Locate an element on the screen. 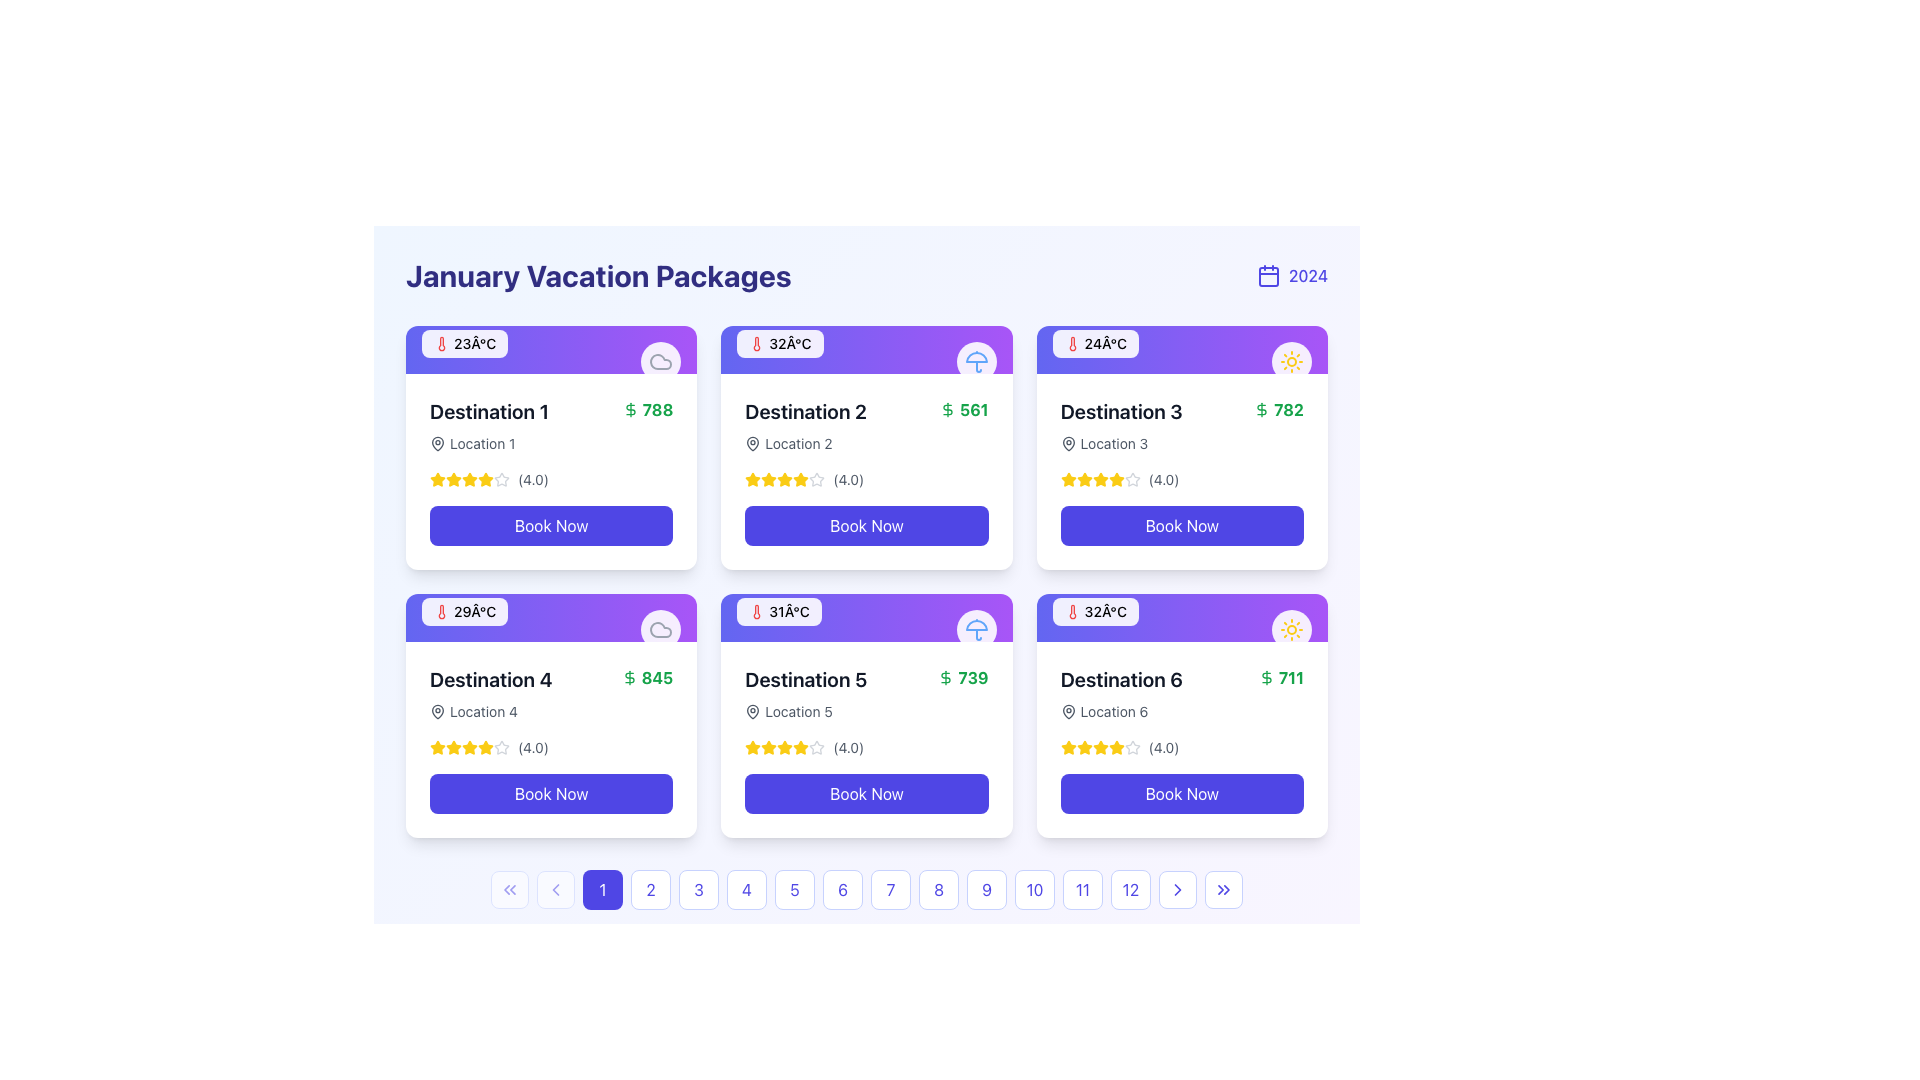  the gray star icon, which is the fifth star in the row representing a 4.0 rating for 'Destination 5' is located at coordinates (817, 748).